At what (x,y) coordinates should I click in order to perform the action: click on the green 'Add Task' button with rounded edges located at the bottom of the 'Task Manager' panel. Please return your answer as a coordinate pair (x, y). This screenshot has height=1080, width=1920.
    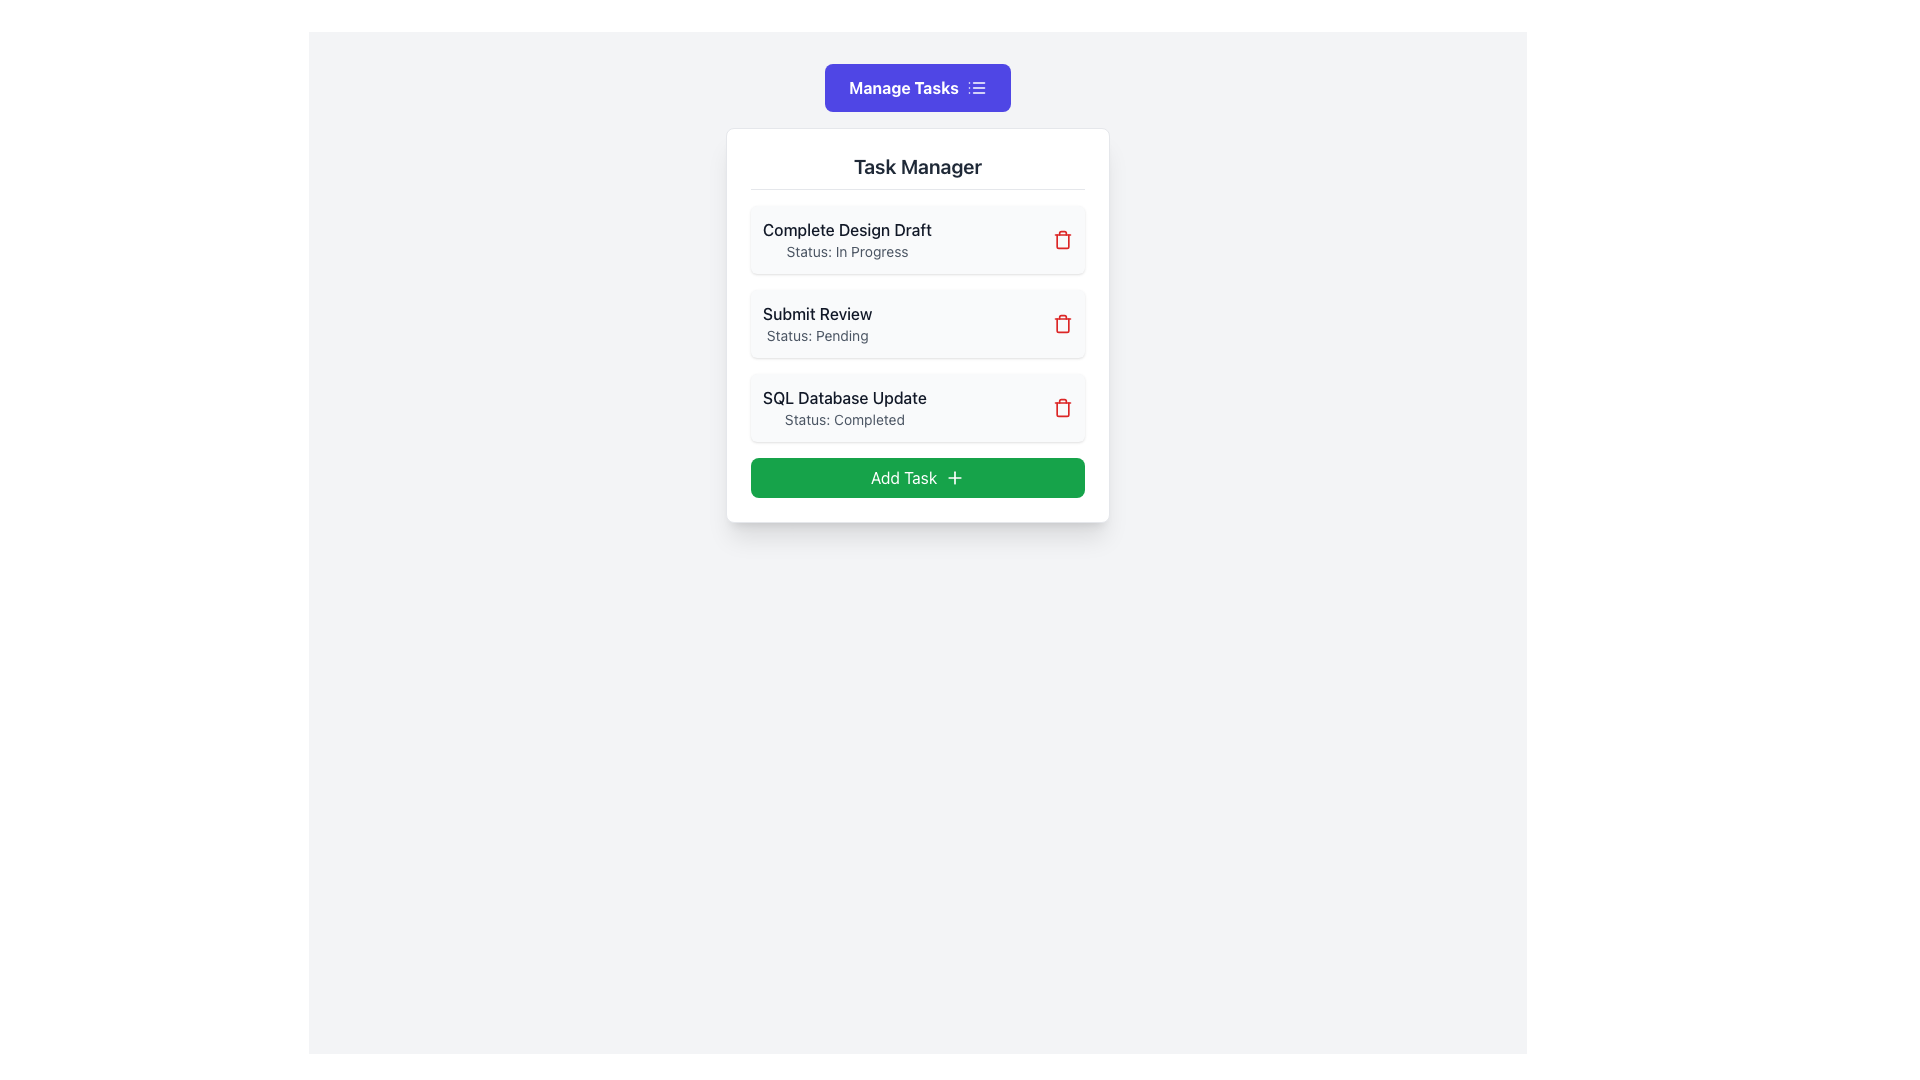
    Looking at the image, I should click on (916, 478).